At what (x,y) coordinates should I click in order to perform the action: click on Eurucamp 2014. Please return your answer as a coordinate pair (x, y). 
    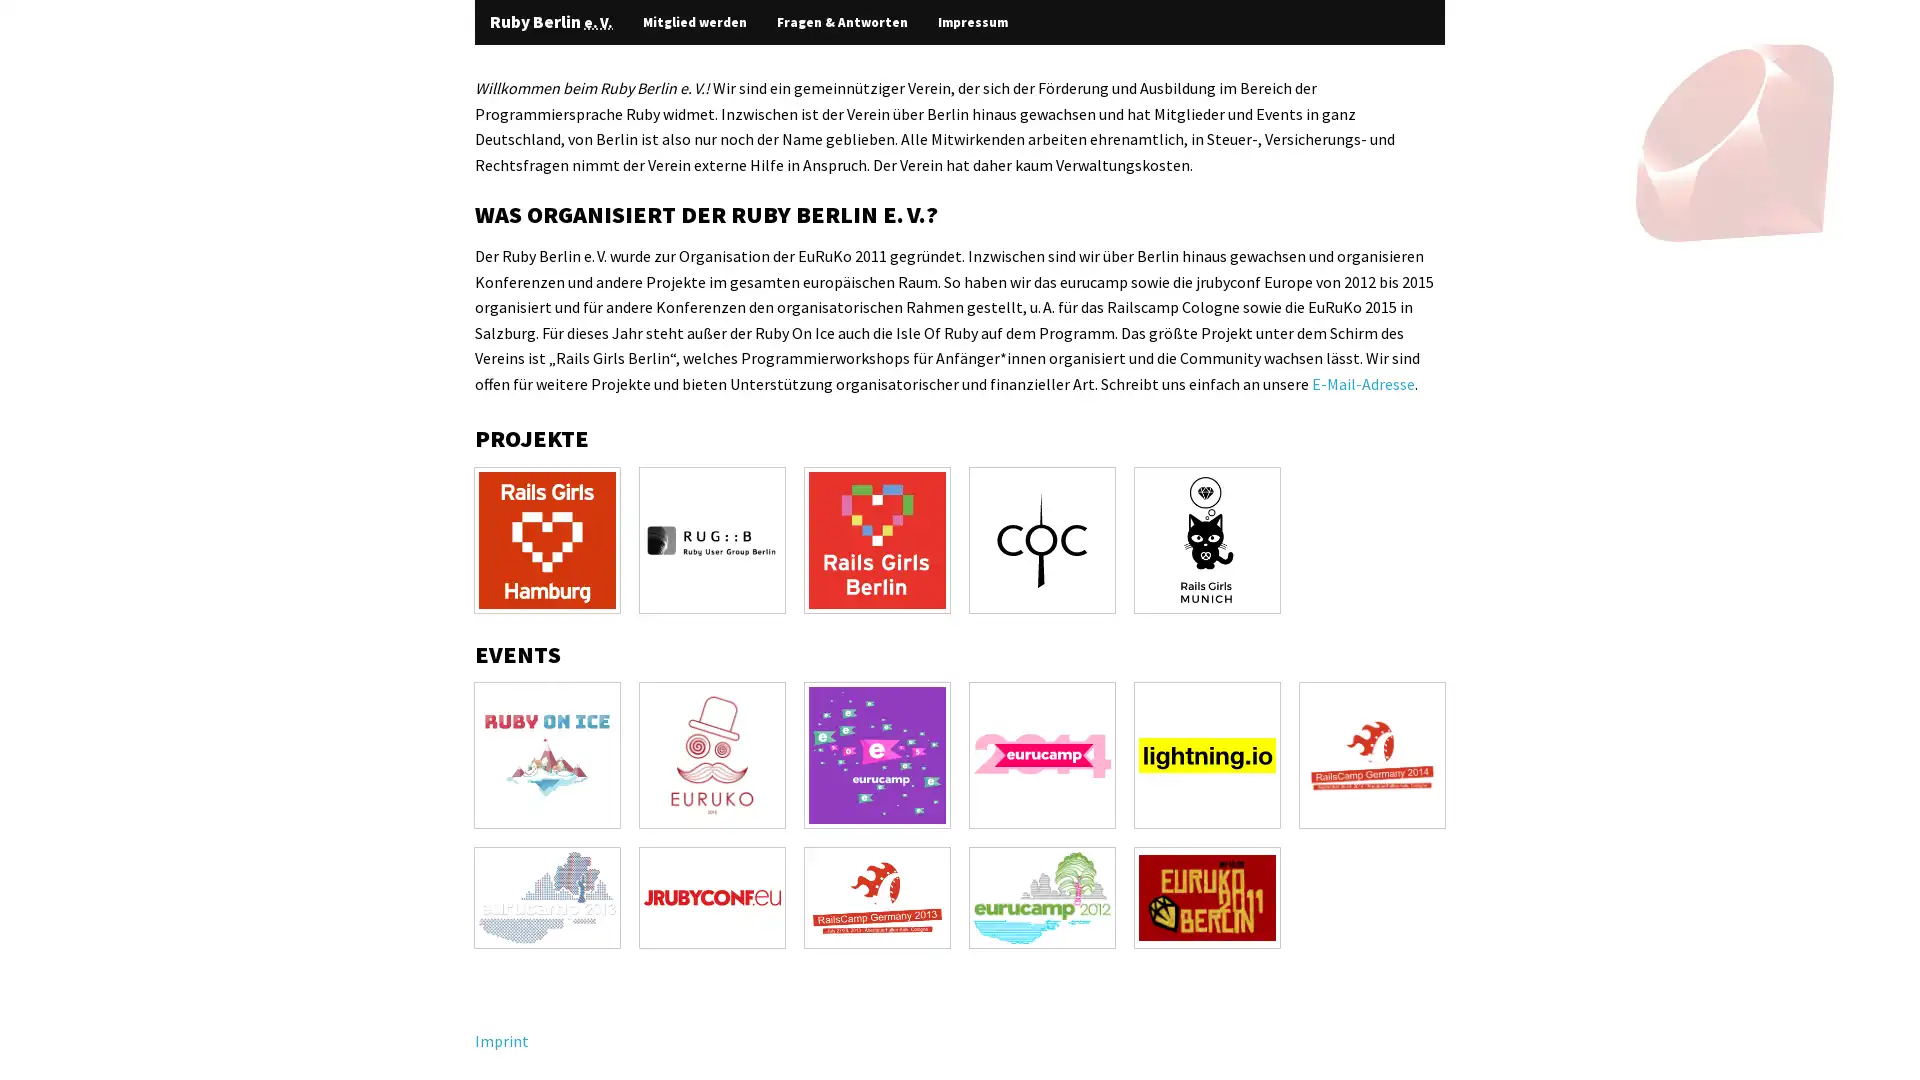
    Looking at the image, I should click on (1041, 755).